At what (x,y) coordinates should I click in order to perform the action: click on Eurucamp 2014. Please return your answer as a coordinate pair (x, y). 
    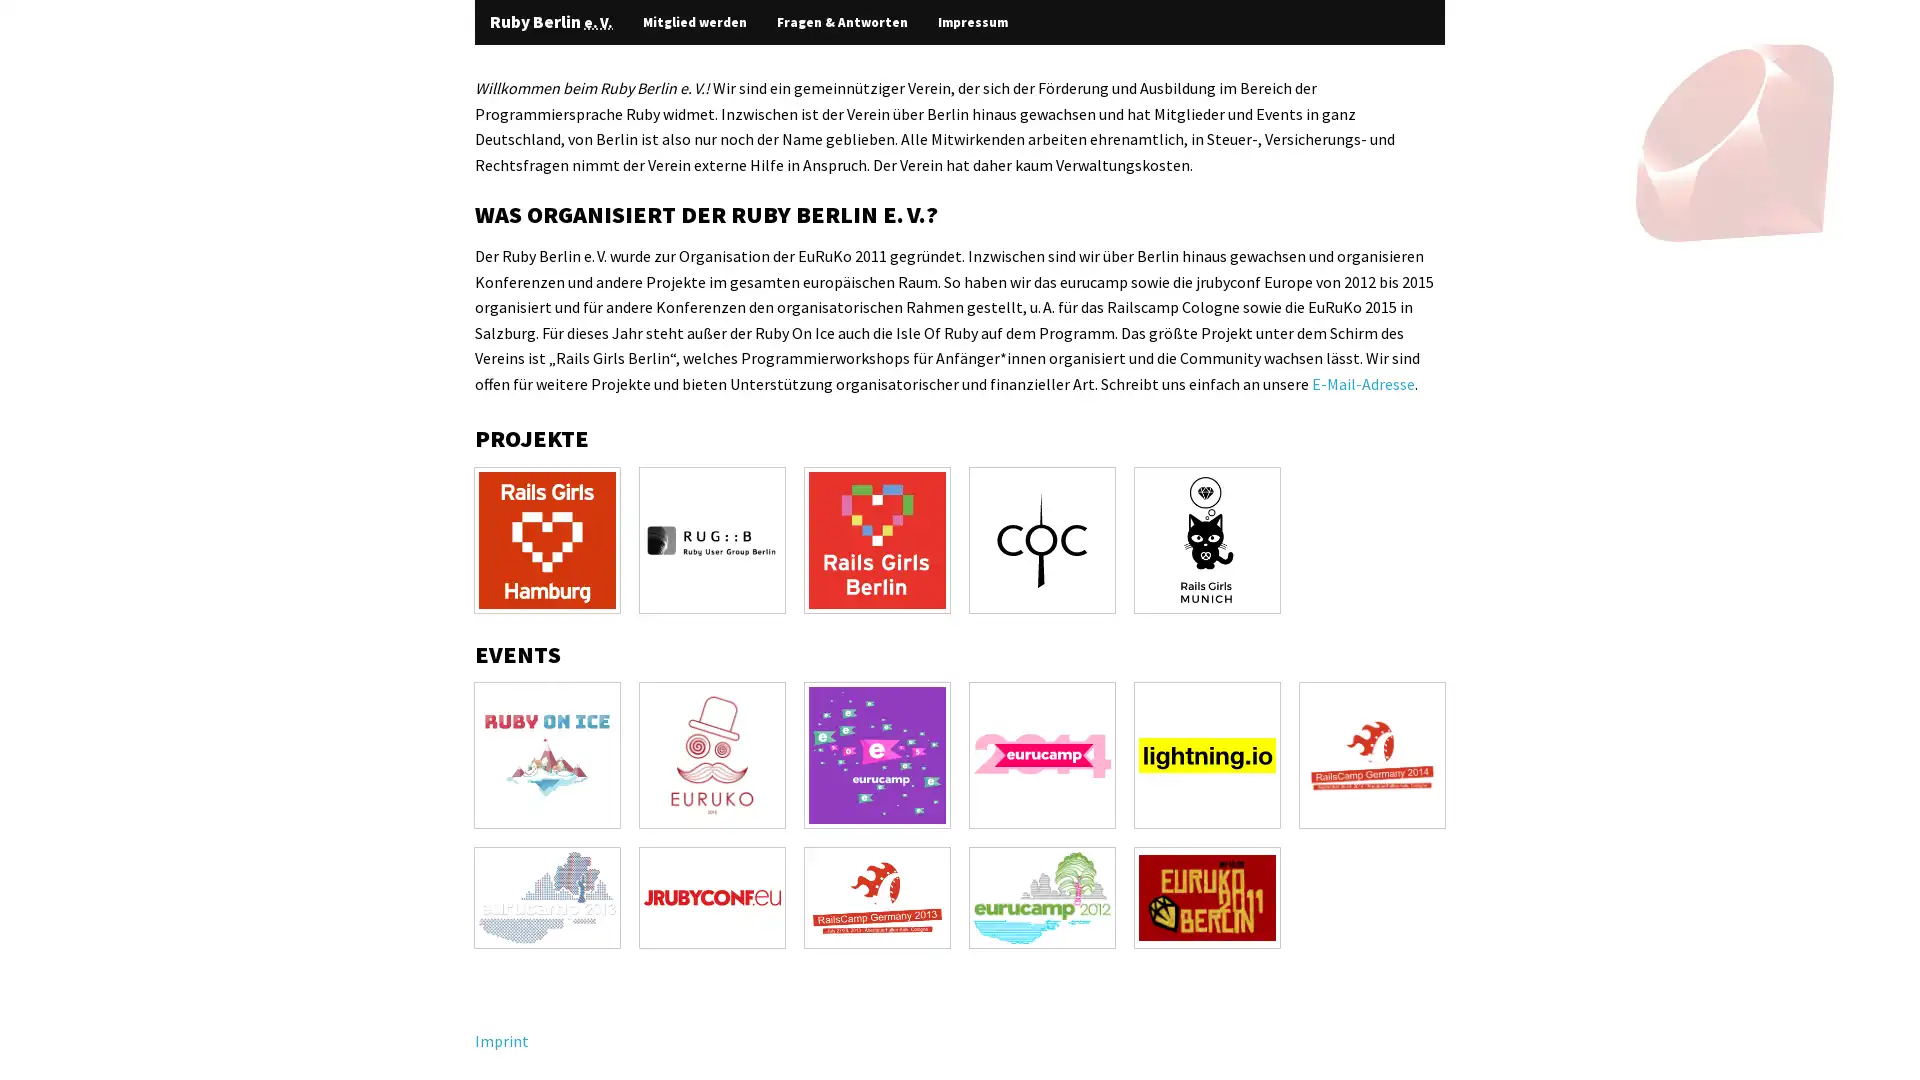
    Looking at the image, I should click on (1041, 755).